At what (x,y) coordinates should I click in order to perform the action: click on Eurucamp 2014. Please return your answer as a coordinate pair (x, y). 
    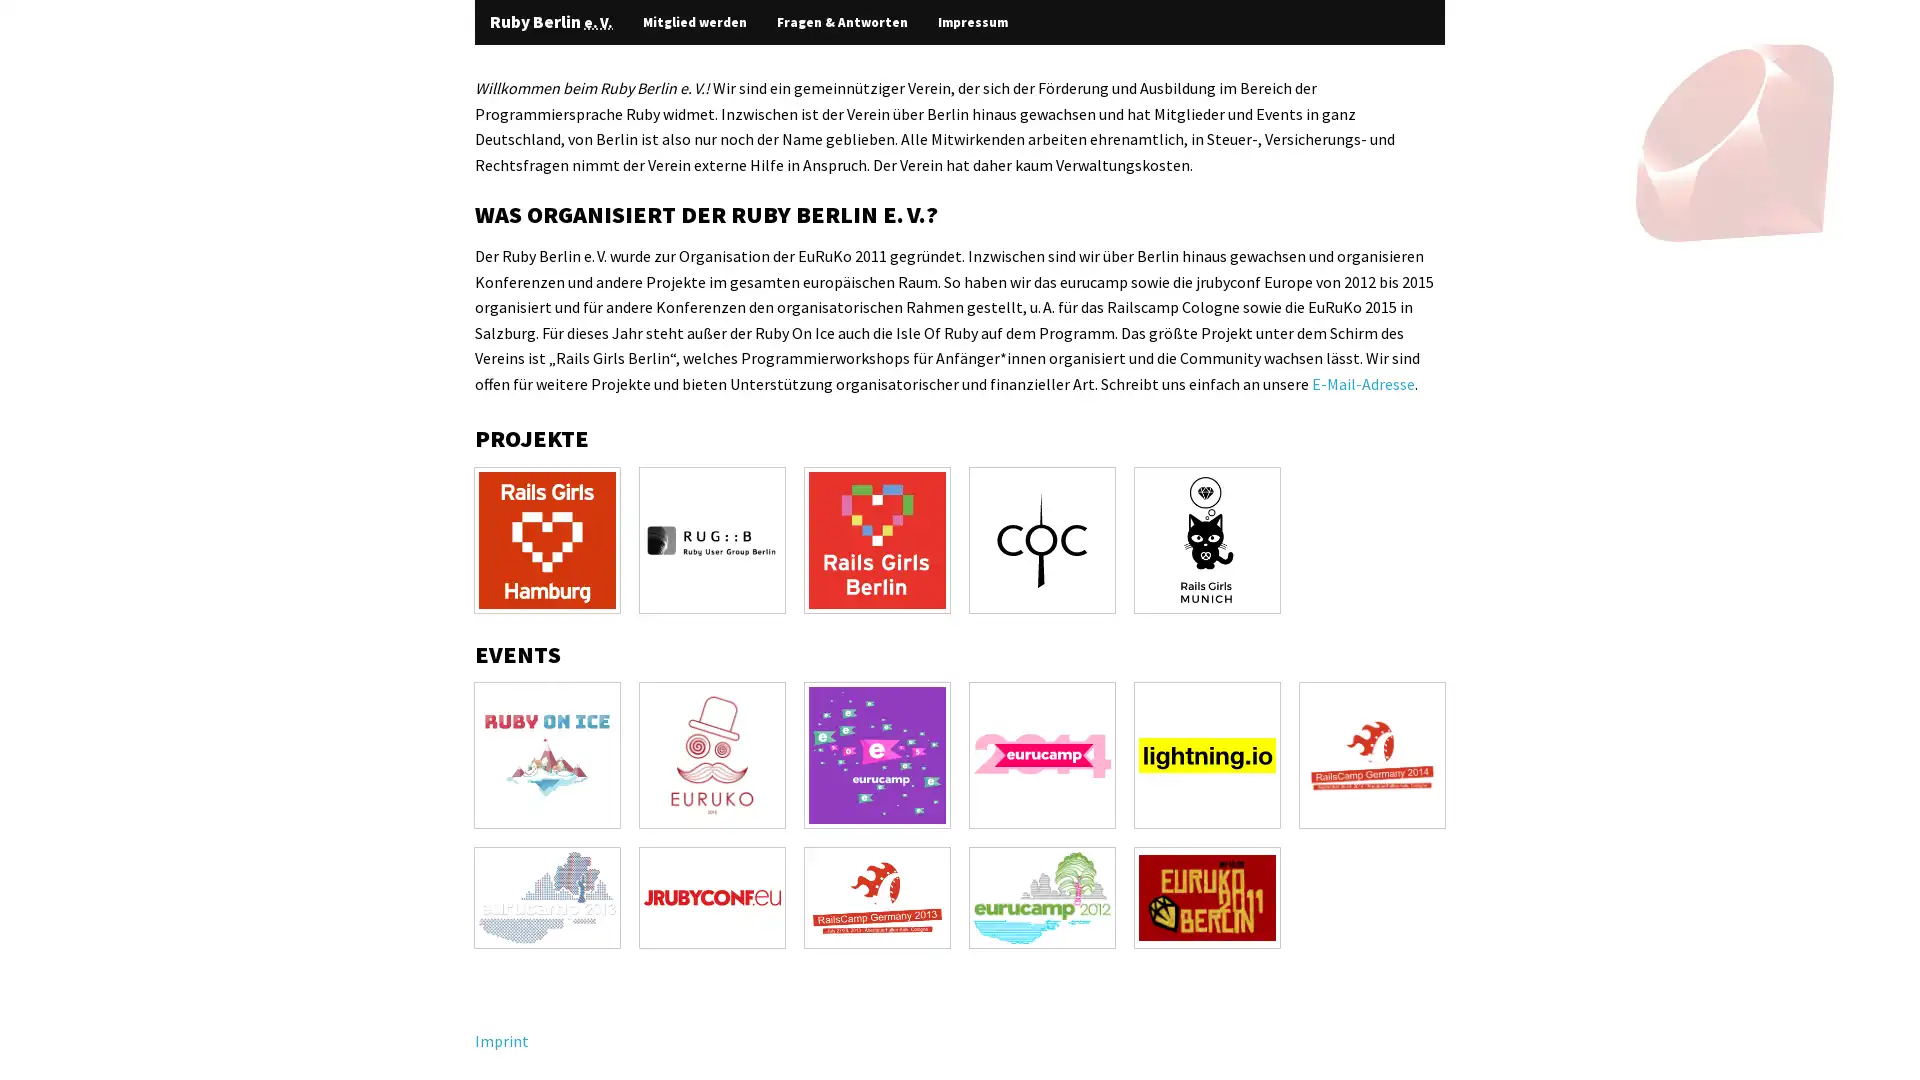
    Looking at the image, I should click on (1041, 755).